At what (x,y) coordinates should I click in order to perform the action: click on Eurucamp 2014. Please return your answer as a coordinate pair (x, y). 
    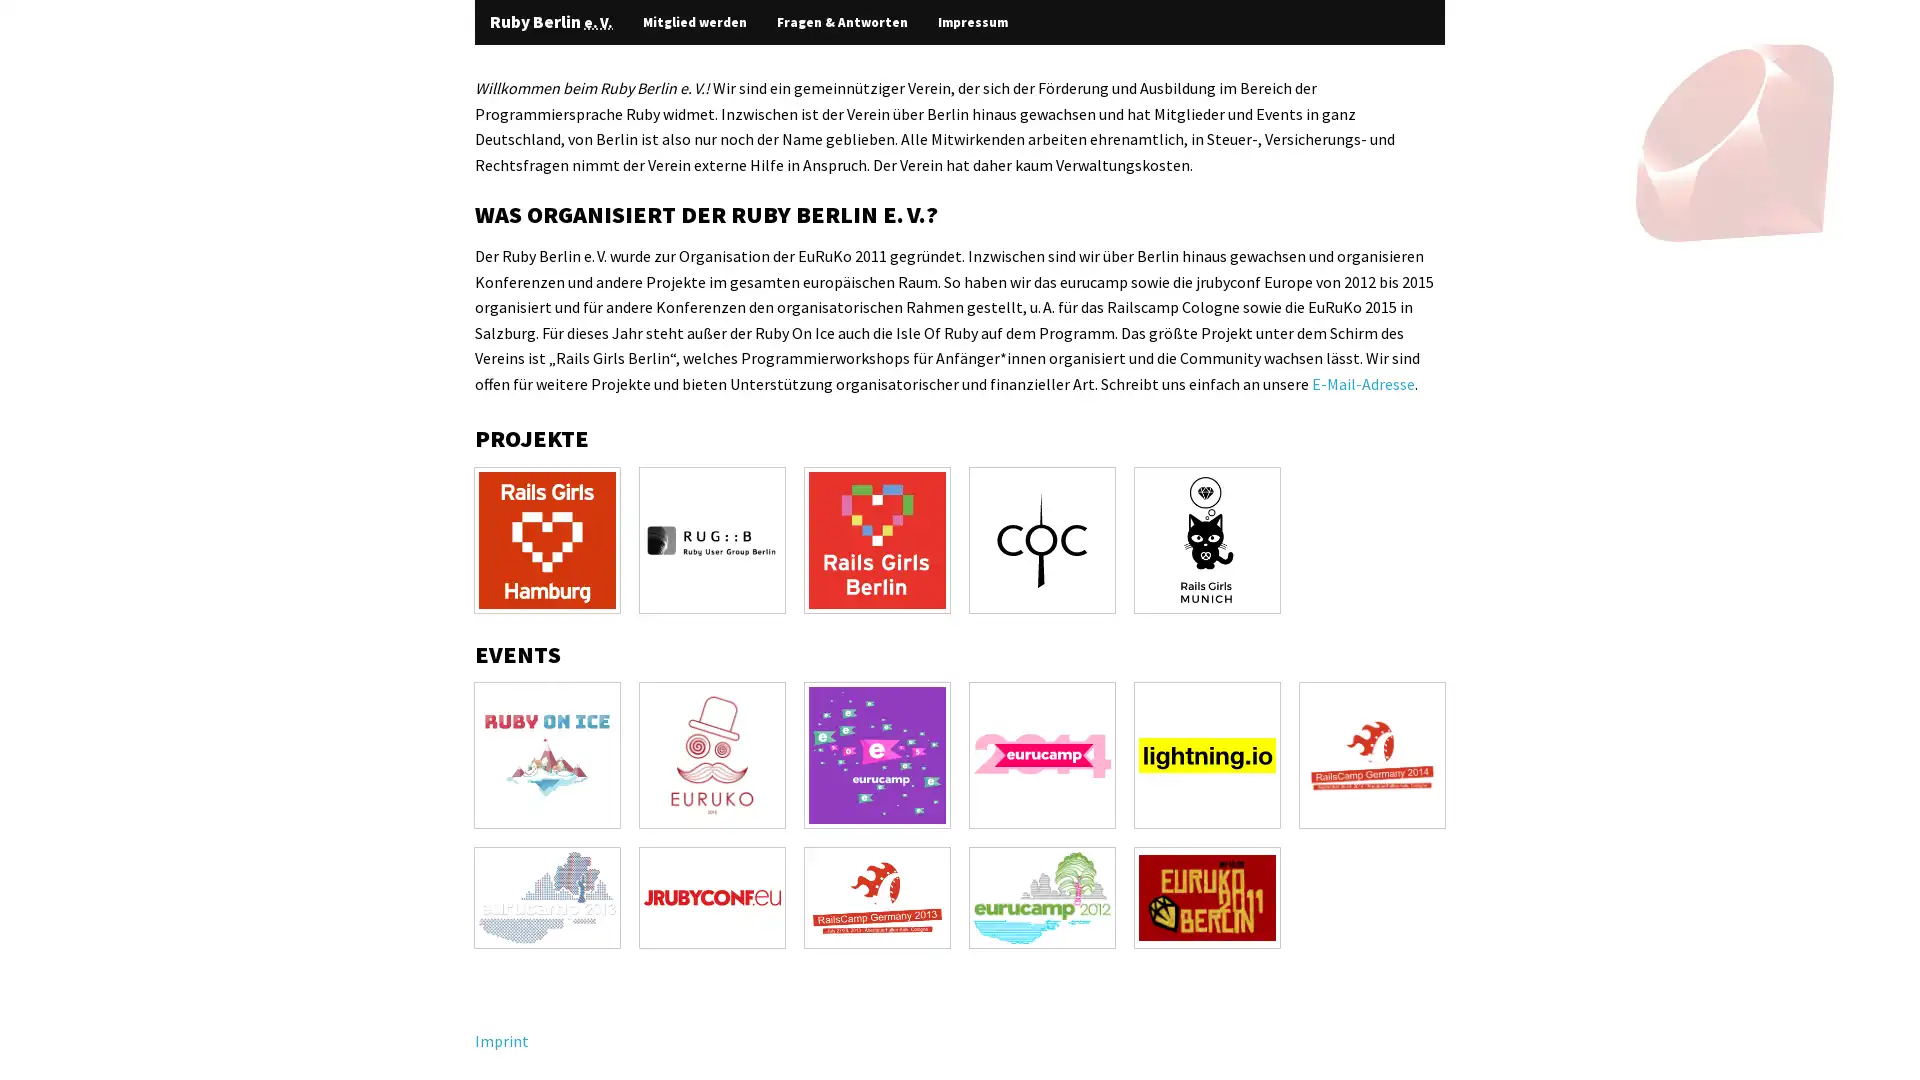
    Looking at the image, I should click on (1041, 755).